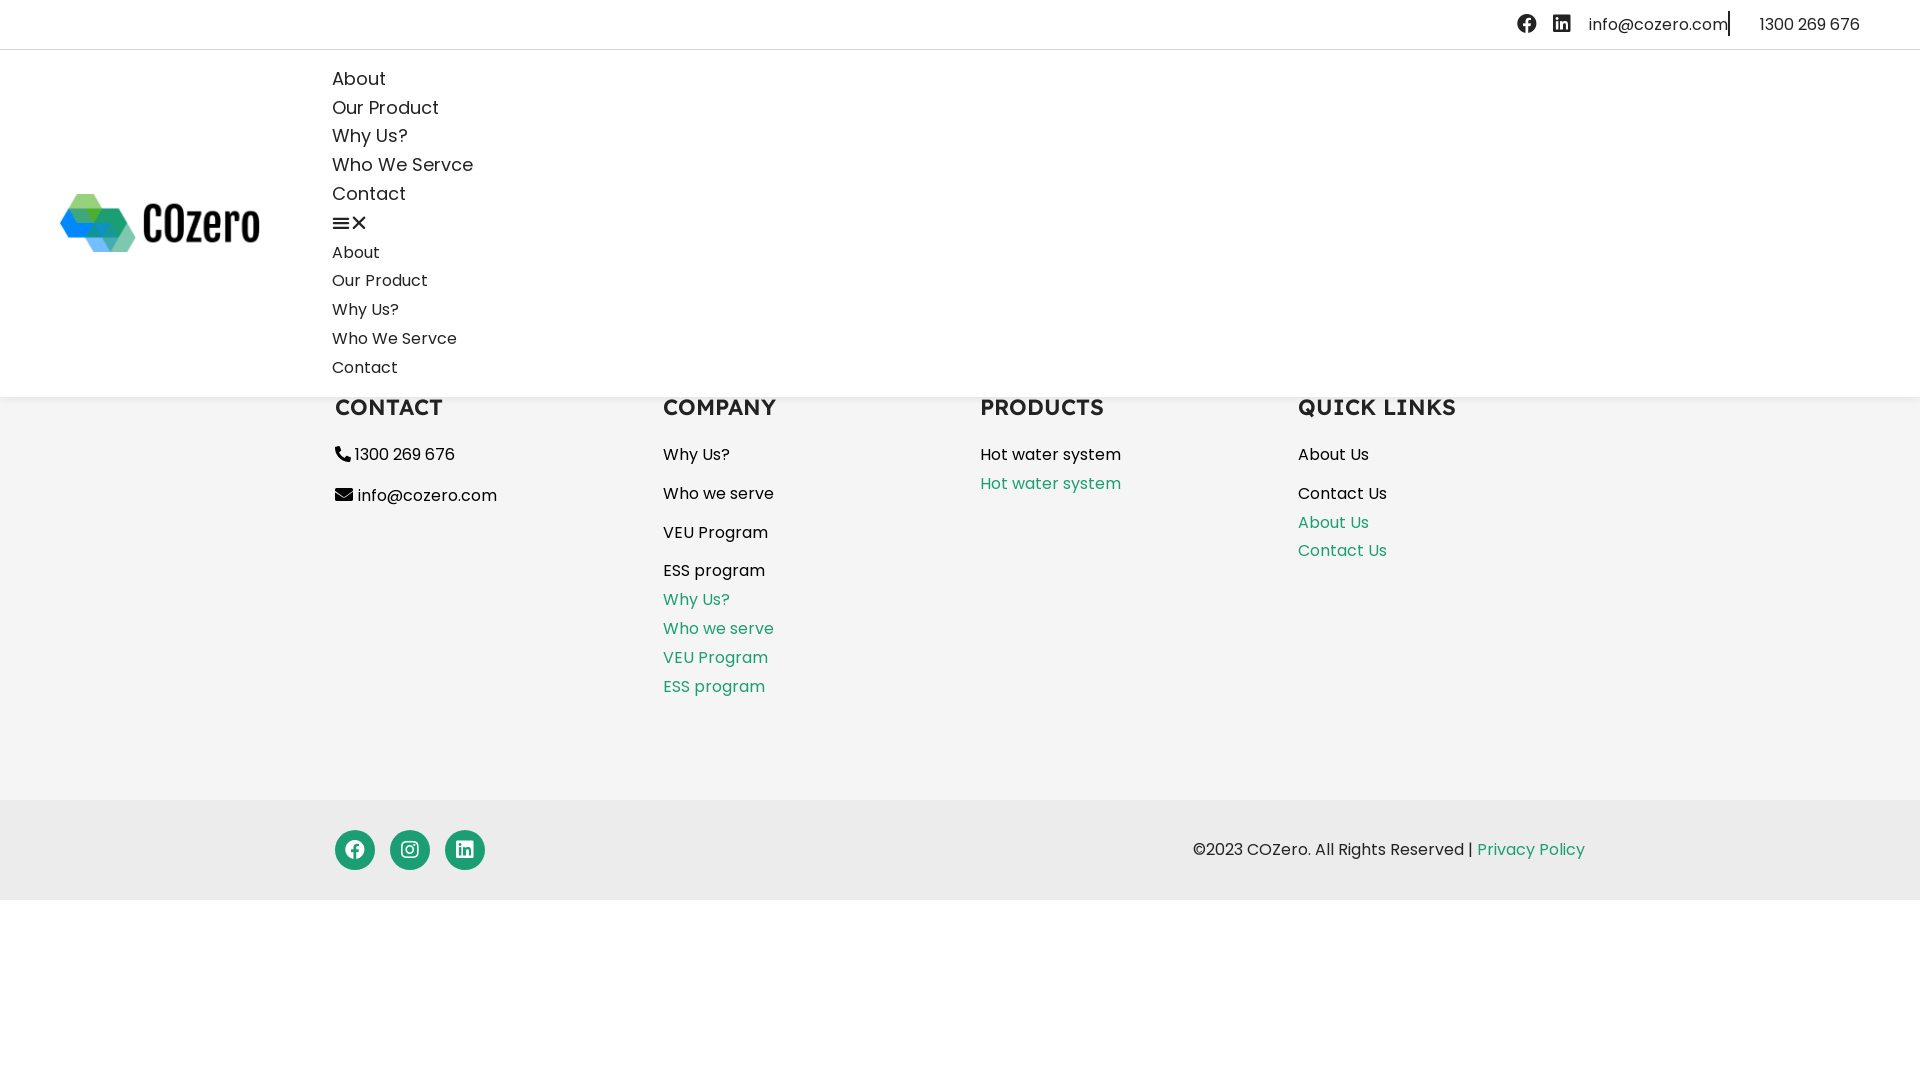 The width and height of the screenshot is (1920, 1080). What do you see at coordinates (364, 367) in the screenshot?
I see `'Contact'` at bounding box center [364, 367].